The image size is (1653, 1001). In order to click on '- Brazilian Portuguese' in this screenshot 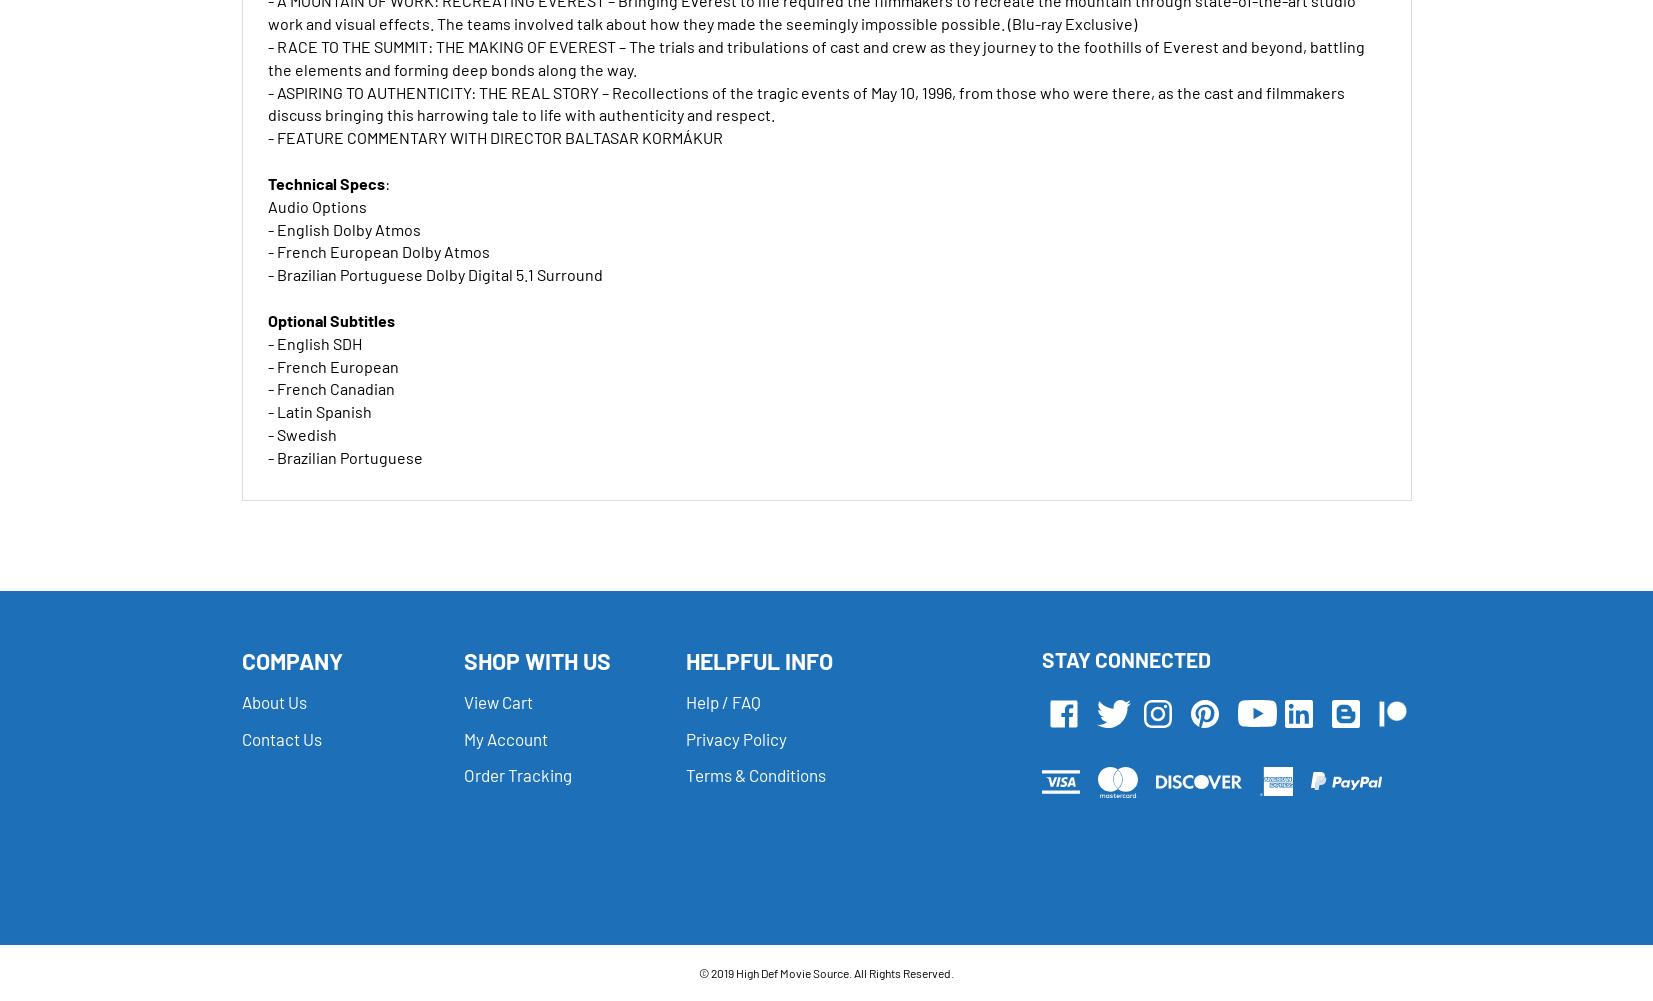, I will do `click(343, 457)`.